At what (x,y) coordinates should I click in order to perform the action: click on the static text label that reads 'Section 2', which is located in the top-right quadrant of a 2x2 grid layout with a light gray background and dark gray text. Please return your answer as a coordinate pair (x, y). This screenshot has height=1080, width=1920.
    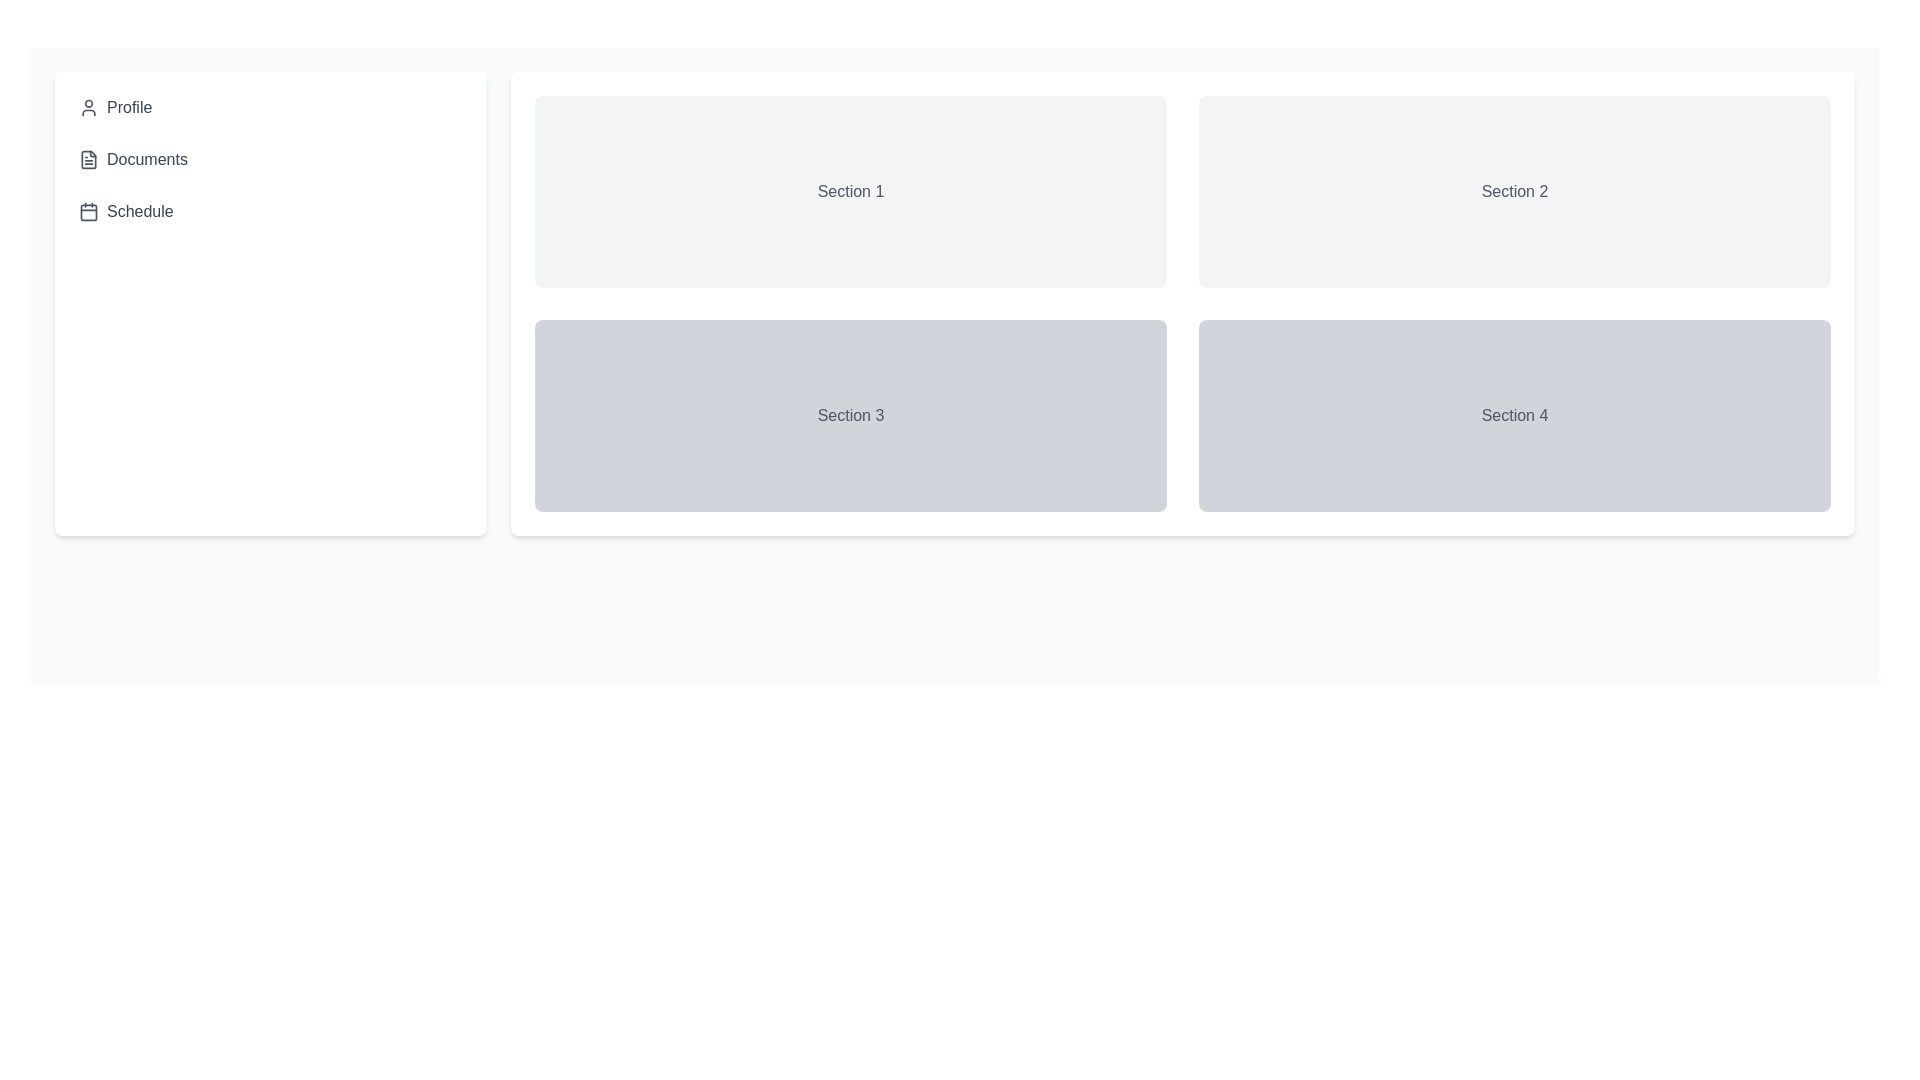
    Looking at the image, I should click on (1515, 192).